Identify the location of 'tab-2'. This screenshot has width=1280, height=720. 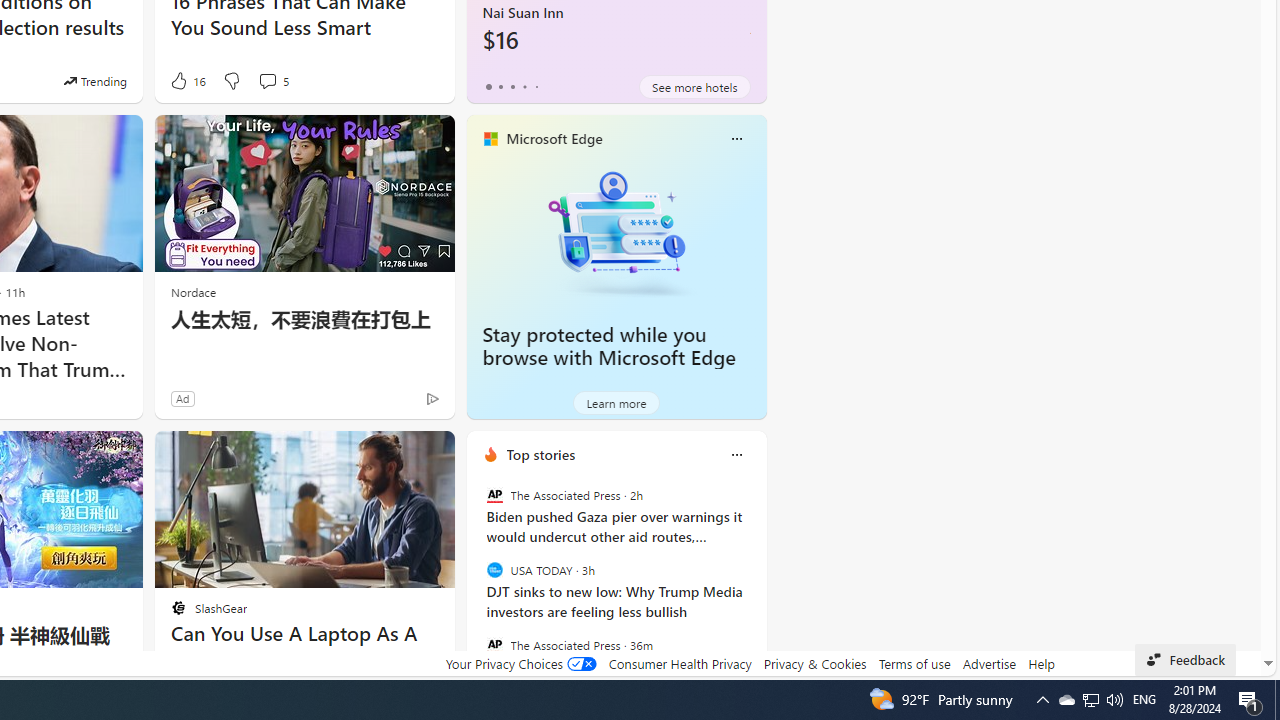
(512, 86).